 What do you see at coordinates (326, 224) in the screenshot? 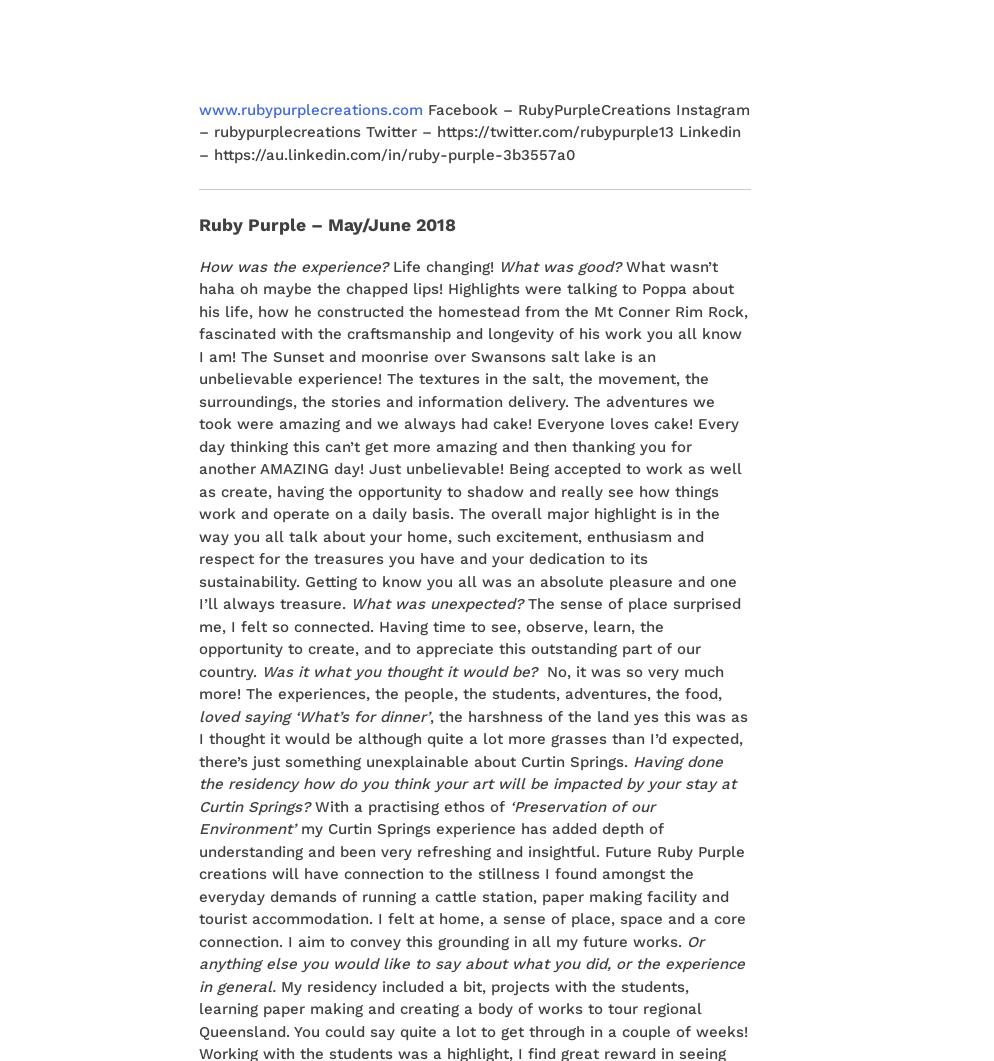
I see `'Ruby Purple – May/June 2018'` at bounding box center [326, 224].